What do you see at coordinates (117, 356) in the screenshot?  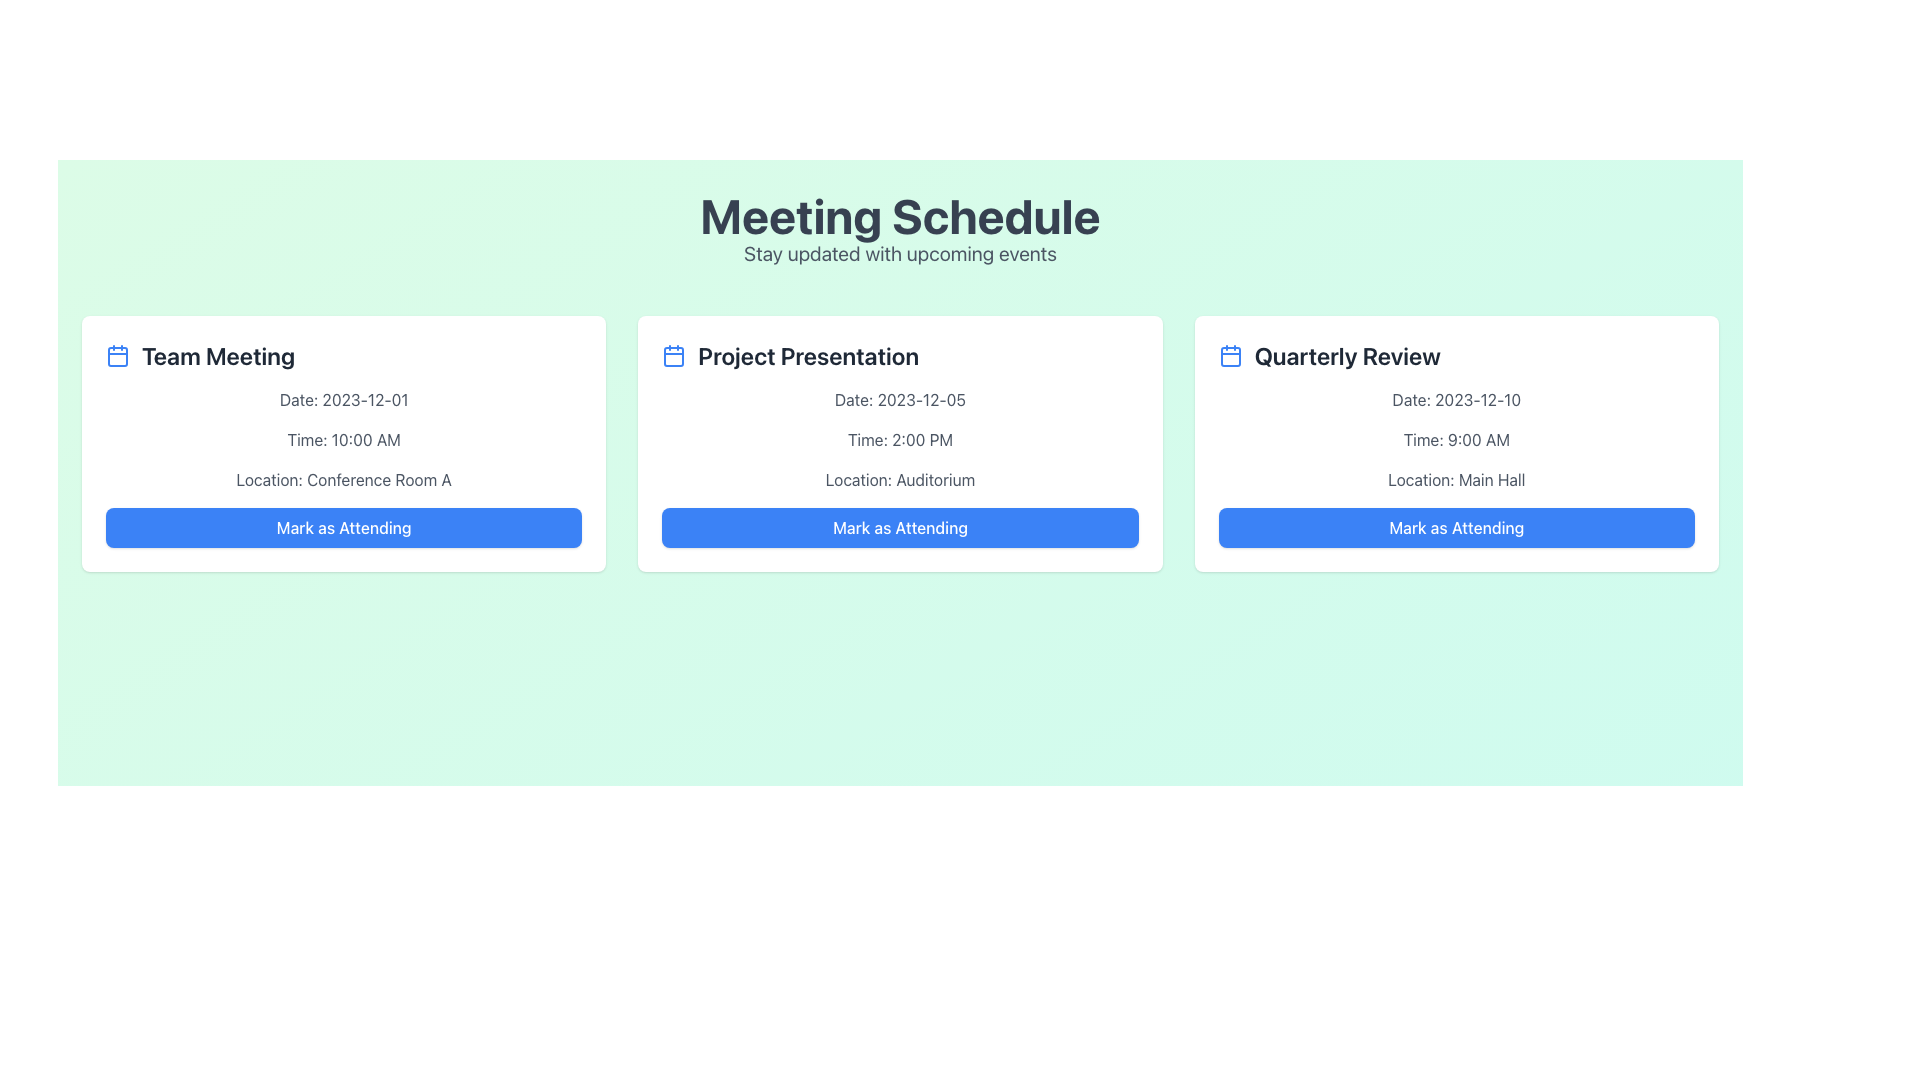 I see `blue rounded rectangular vector graphic subcomponent of the calendar icon located within the 'Team Meeting' event card` at bounding box center [117, 356].